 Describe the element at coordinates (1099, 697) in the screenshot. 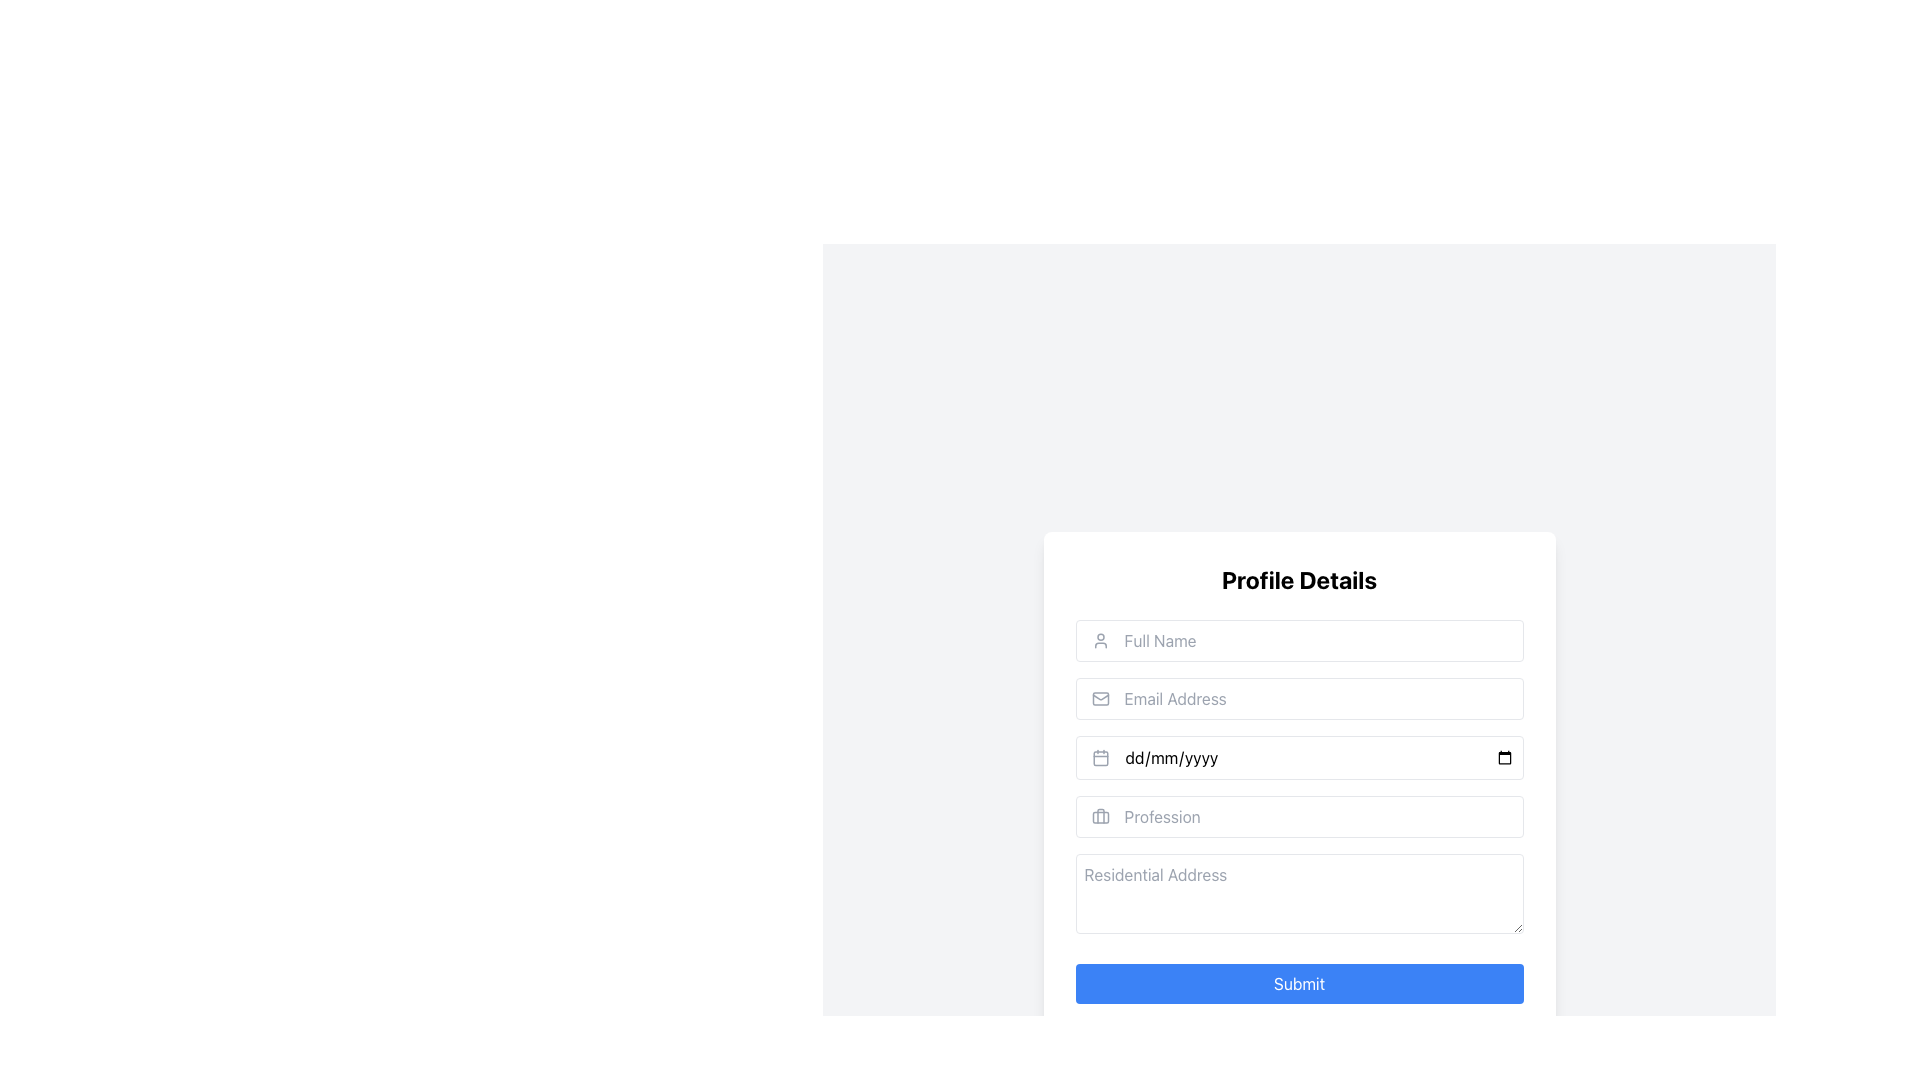

I see `the SVG icon that indicates the email address input field, located within the 'Email Address' input area` at that location.